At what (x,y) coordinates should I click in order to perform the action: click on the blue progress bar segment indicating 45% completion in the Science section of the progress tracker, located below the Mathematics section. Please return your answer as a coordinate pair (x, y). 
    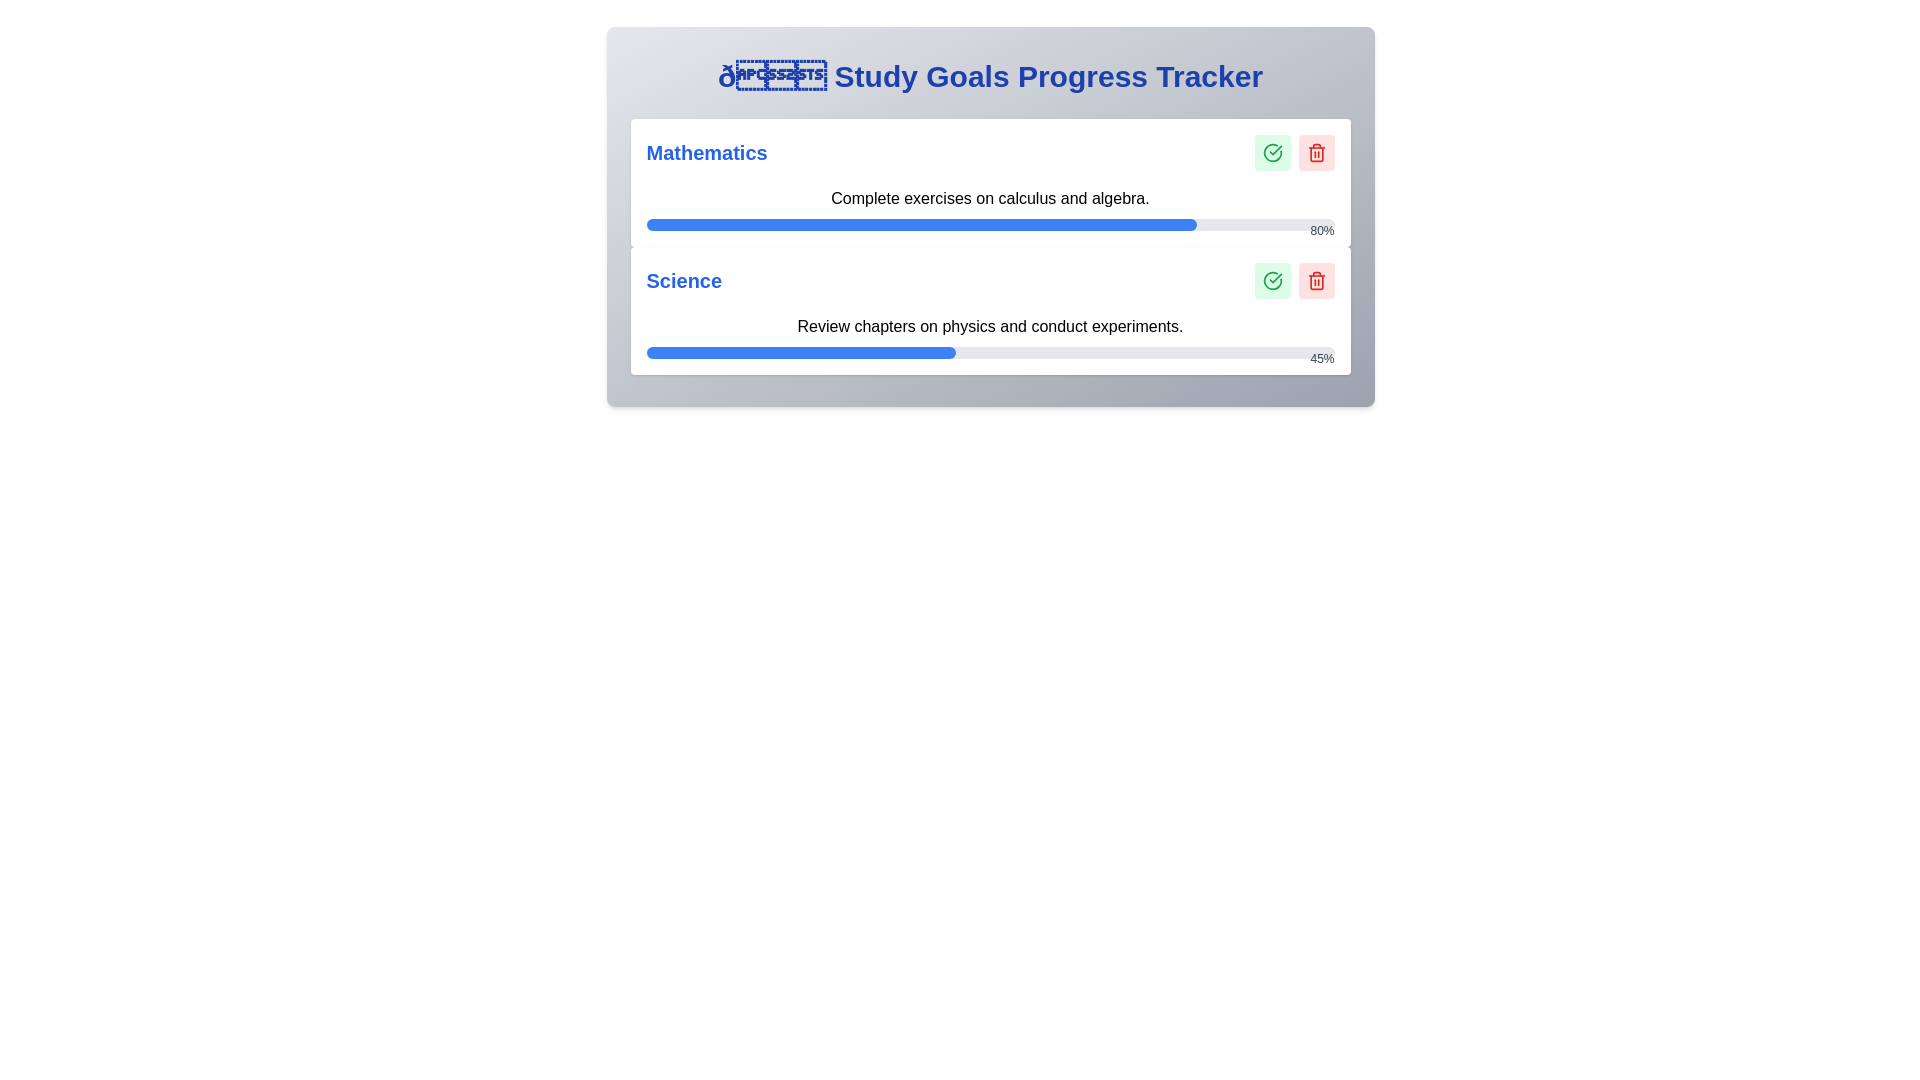
    Looking at the image, I should click on (801, 352).